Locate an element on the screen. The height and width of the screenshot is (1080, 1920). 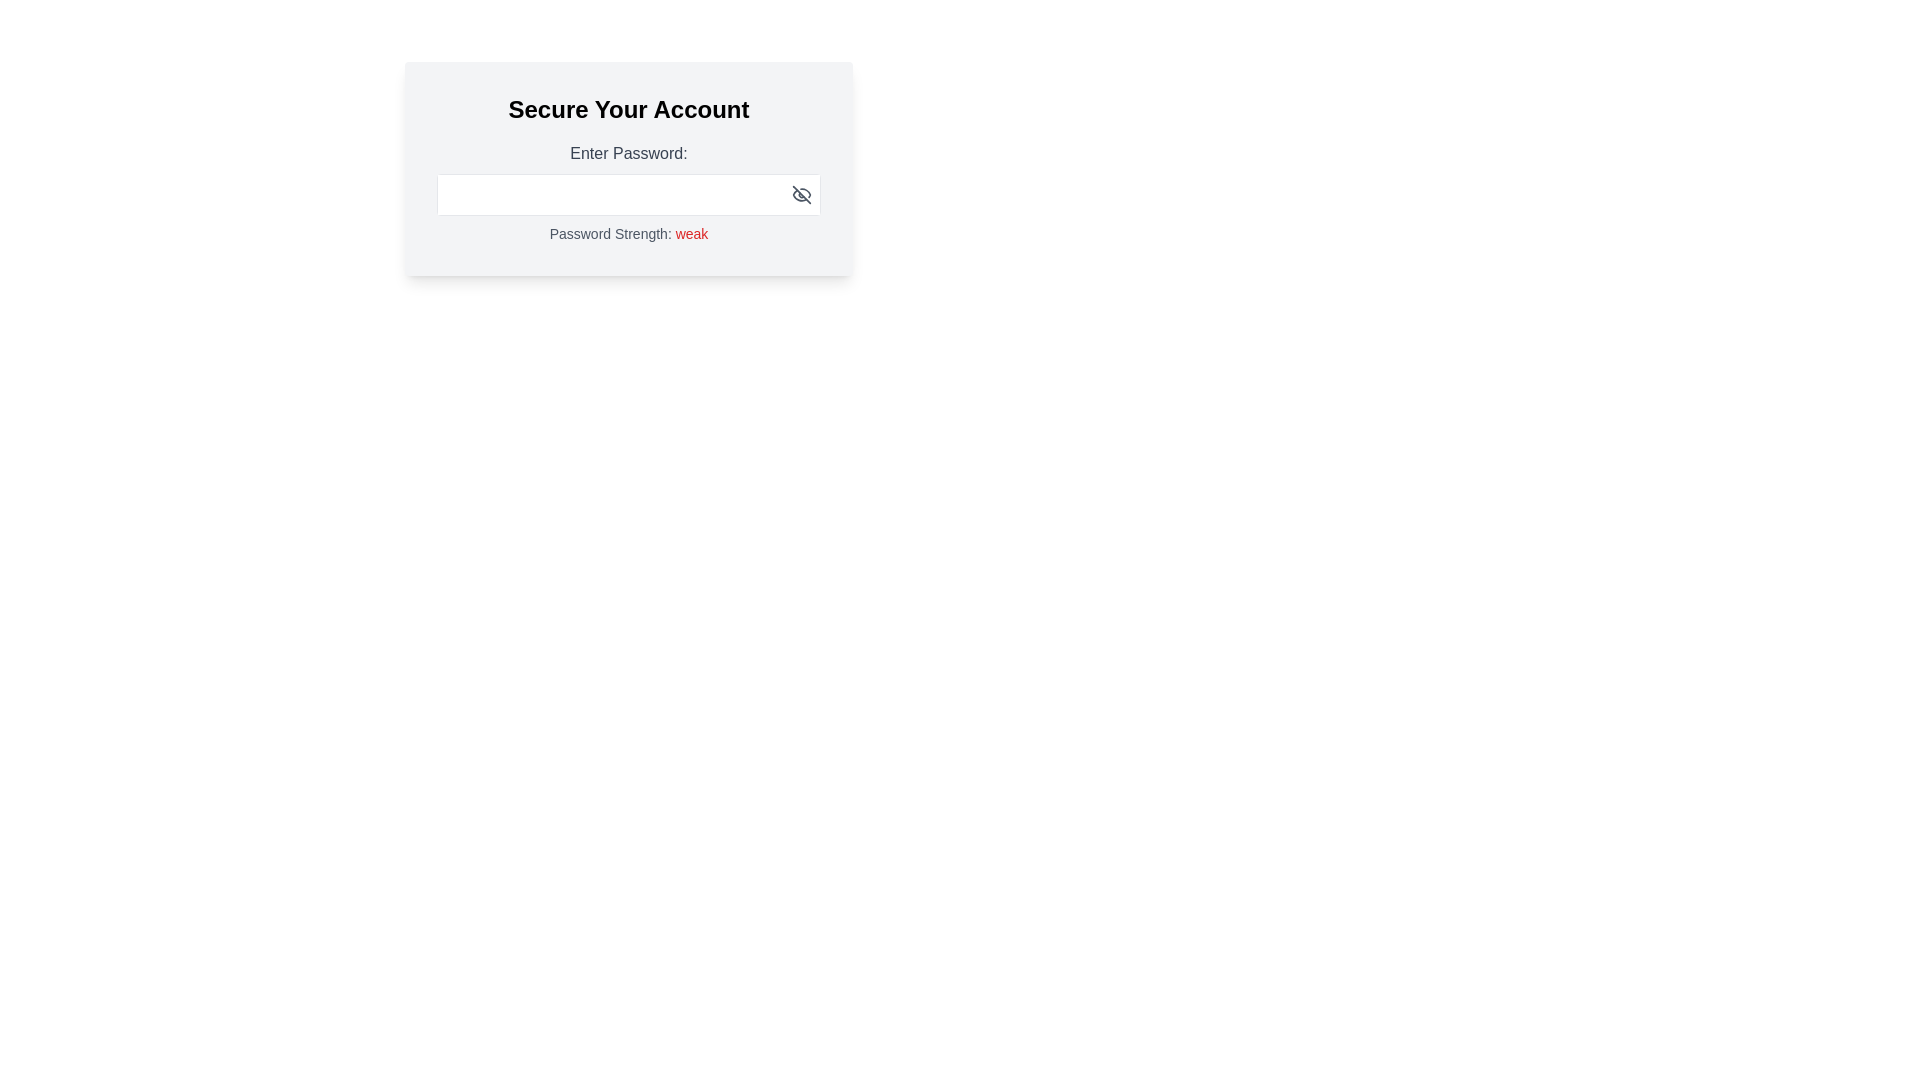
the eye with a strike SVG icon located to the right of the password input box is located at coordinates (801, 195).